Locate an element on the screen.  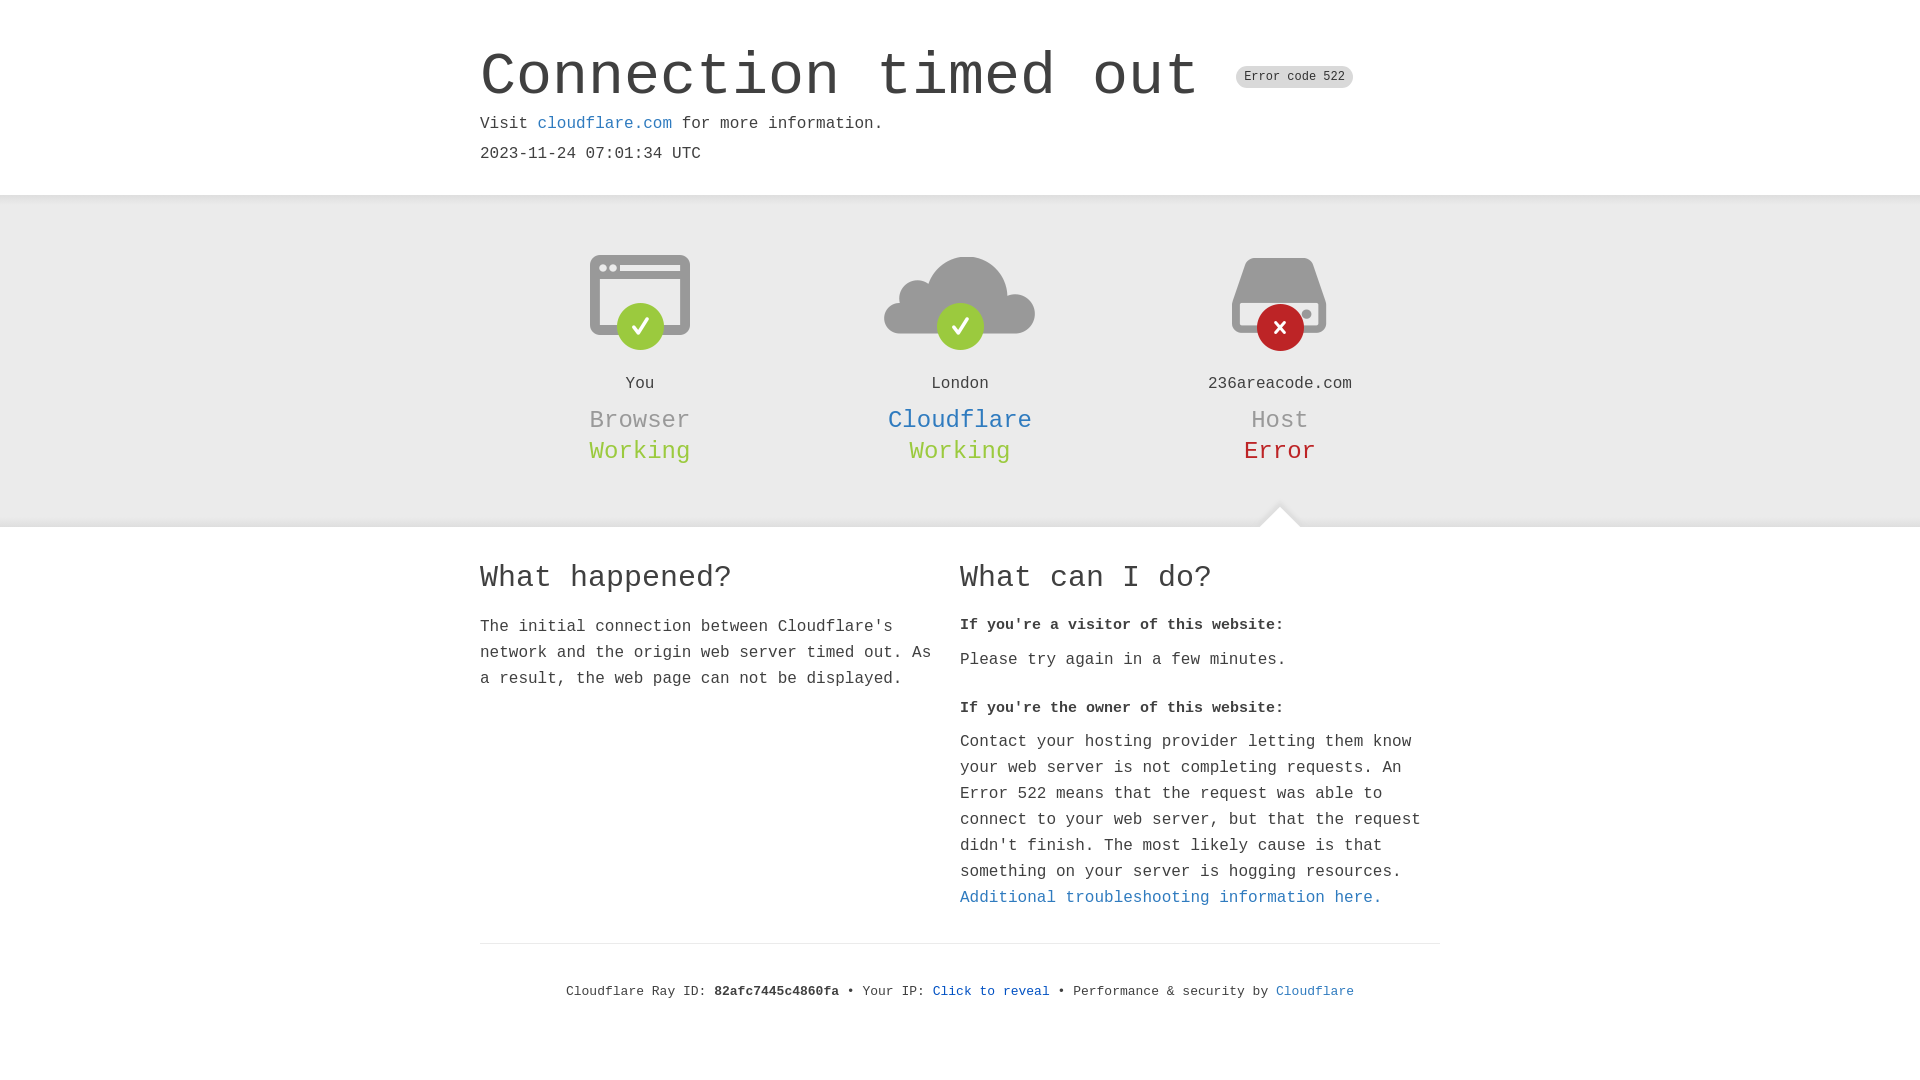
'Cloudflare' is located at coordinates (960, 419).